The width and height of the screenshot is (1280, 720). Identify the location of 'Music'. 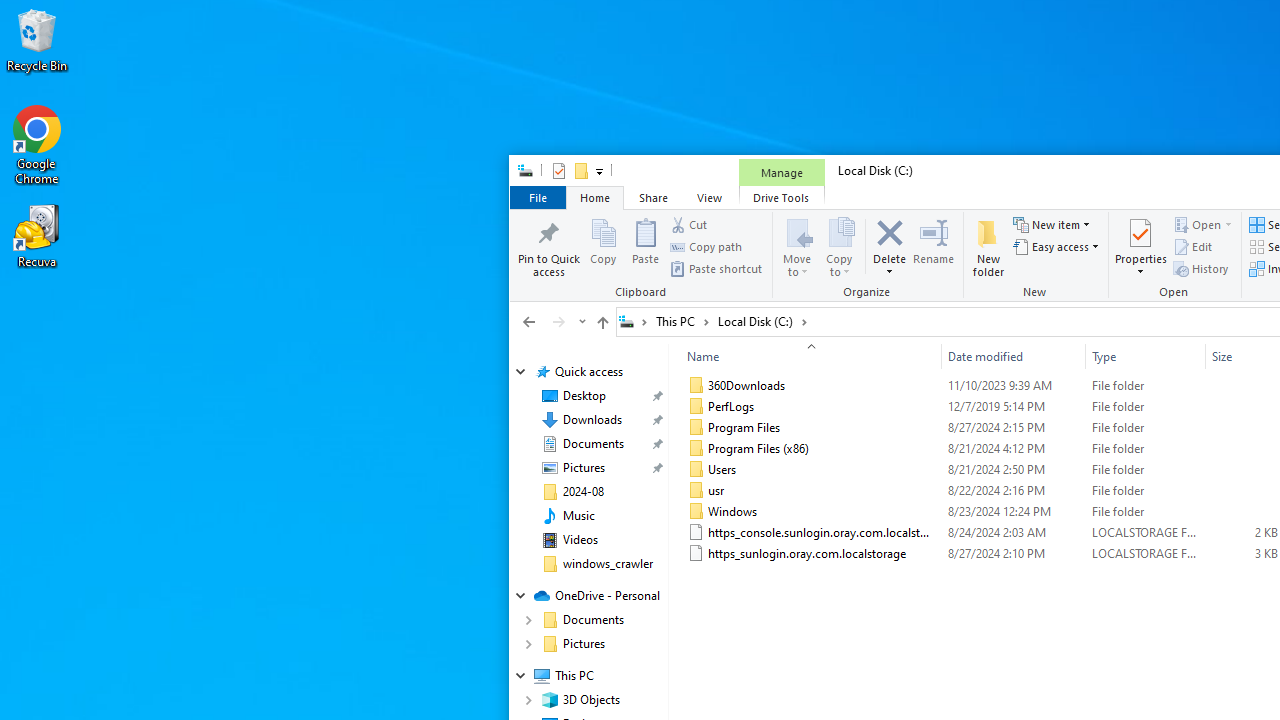
(577, 514).